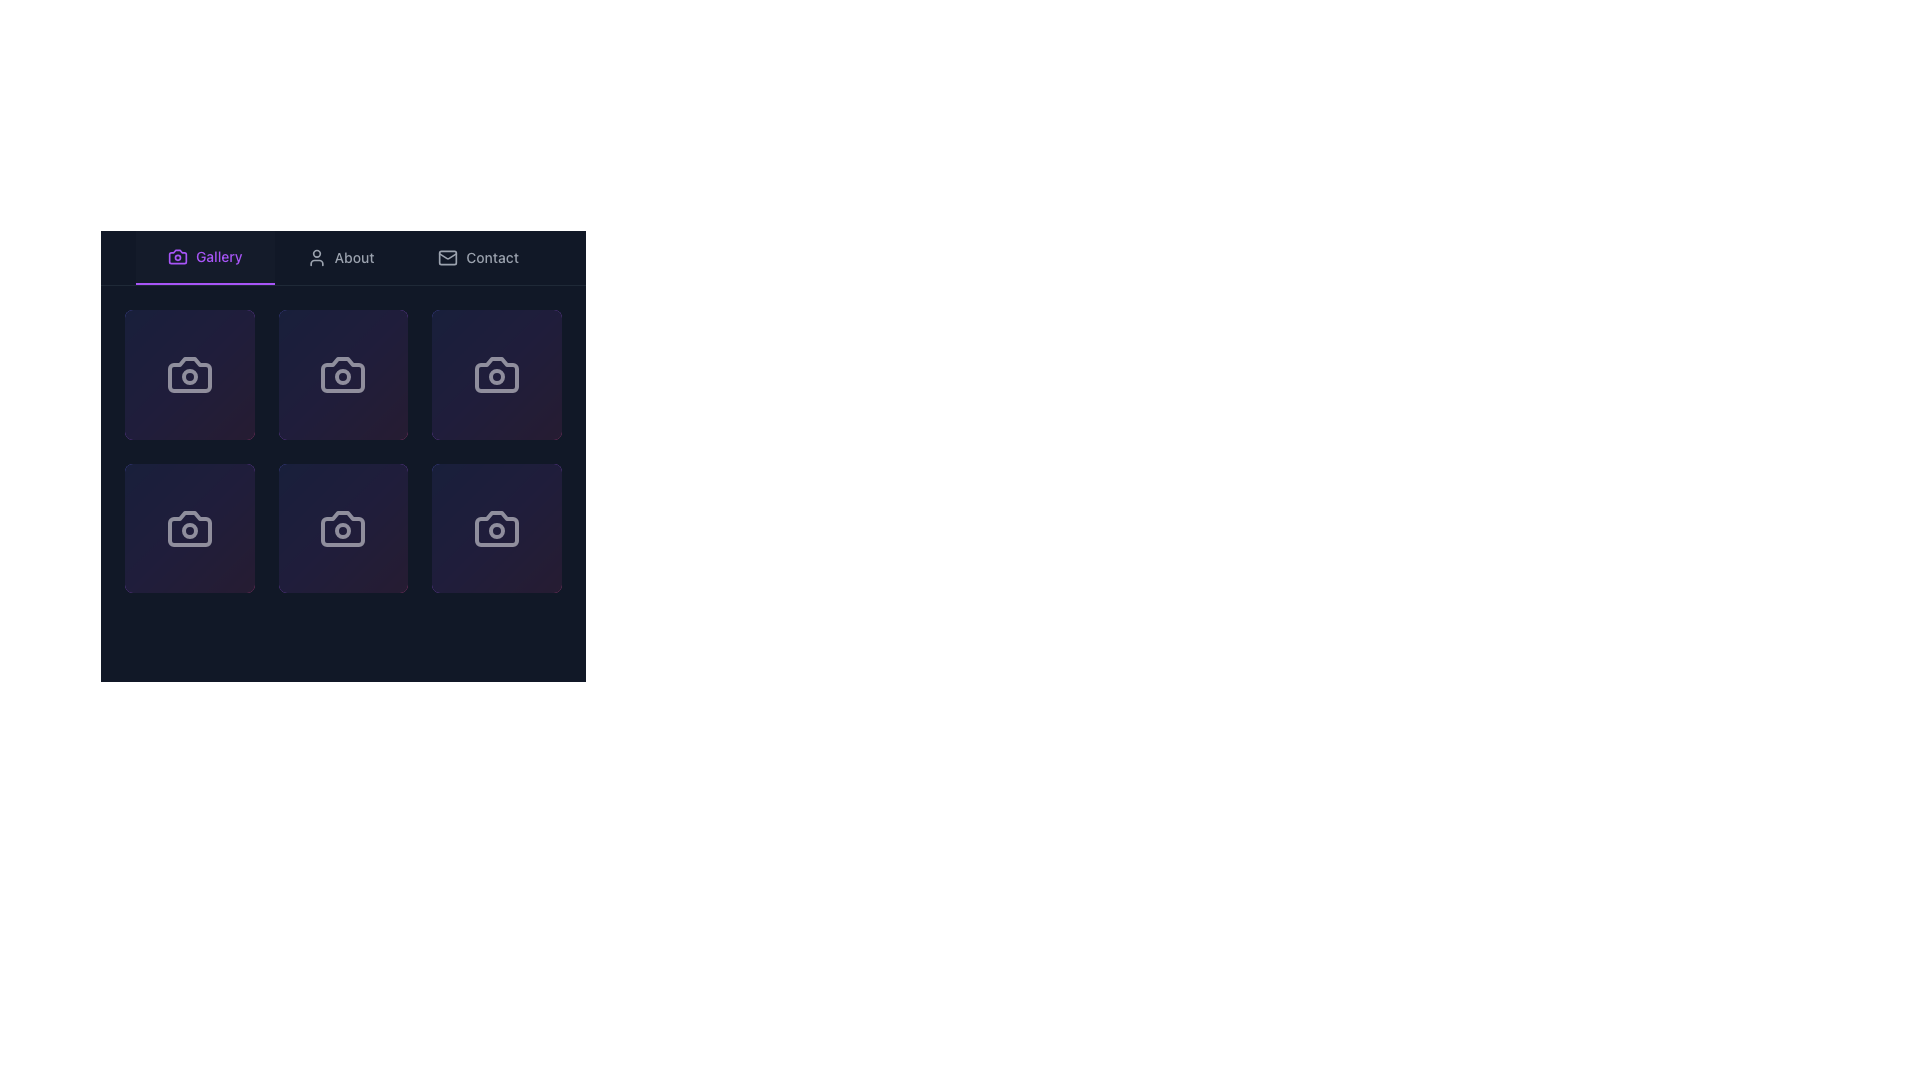  Describe the element at coordinates (189, 527) in the screenshot. I see `the stylized camera icon located at the bottom-left tile of a 2x3 grid layout against a dark background` at that location.